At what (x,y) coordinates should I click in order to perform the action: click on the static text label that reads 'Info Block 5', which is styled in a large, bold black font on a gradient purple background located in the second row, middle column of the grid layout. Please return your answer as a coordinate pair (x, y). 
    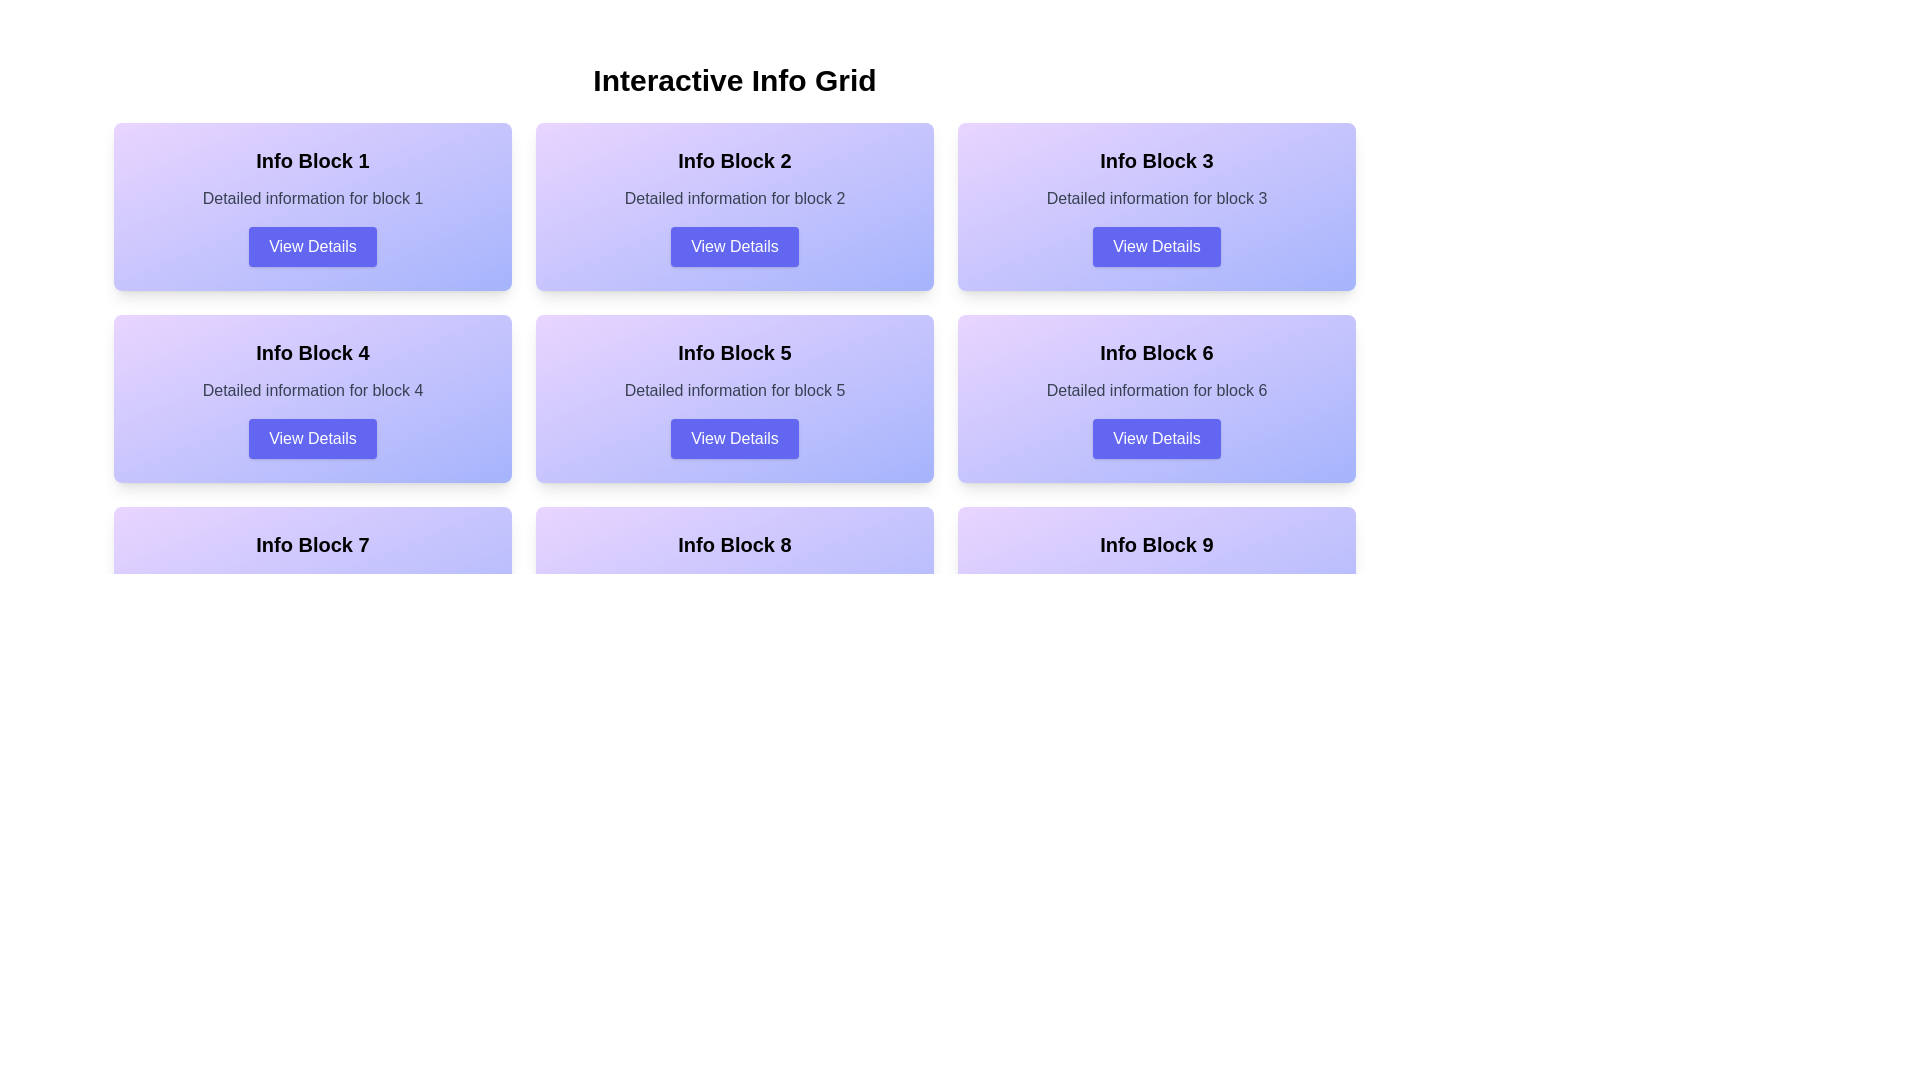
    Looking at the image, I should click on (733, 352).